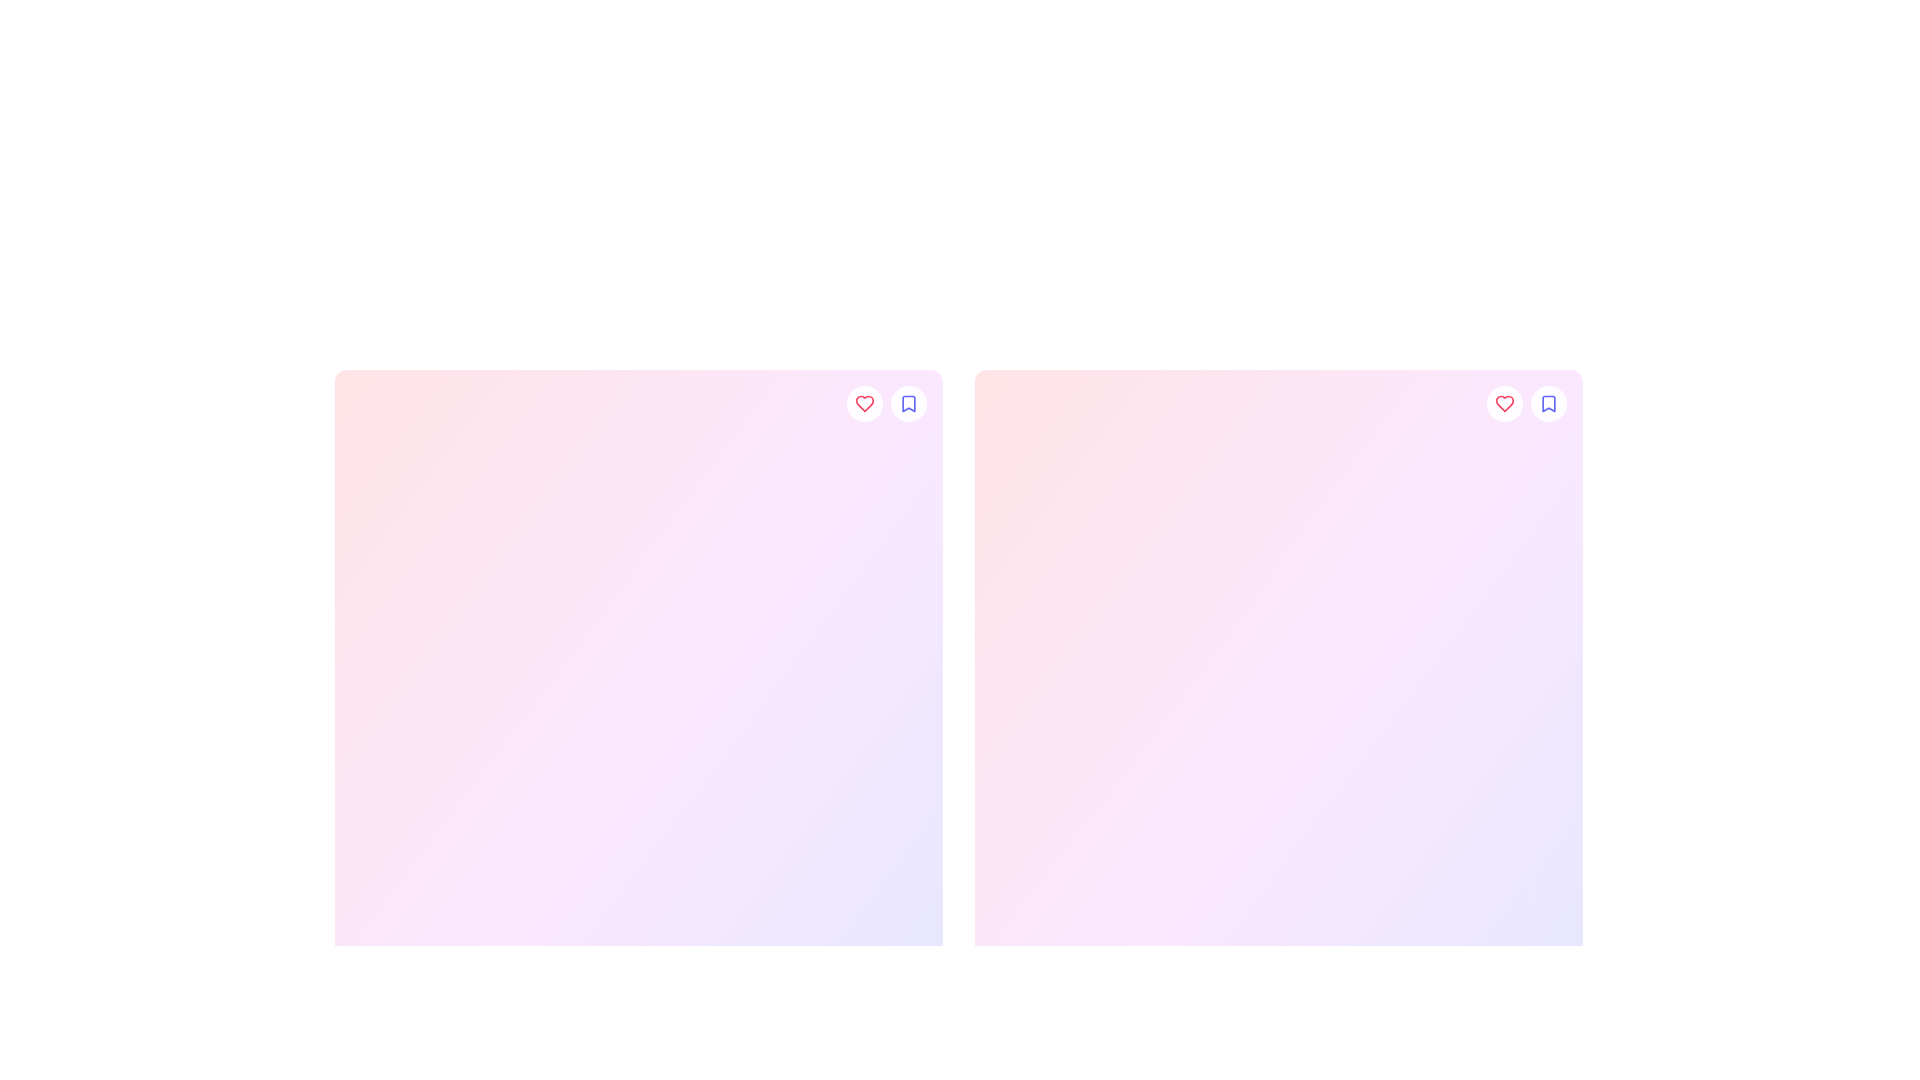  I want to click on the bookmark icon located at the top-right corner of the section, which allows users to save or bookmark content for later access, so click(1548, 404).